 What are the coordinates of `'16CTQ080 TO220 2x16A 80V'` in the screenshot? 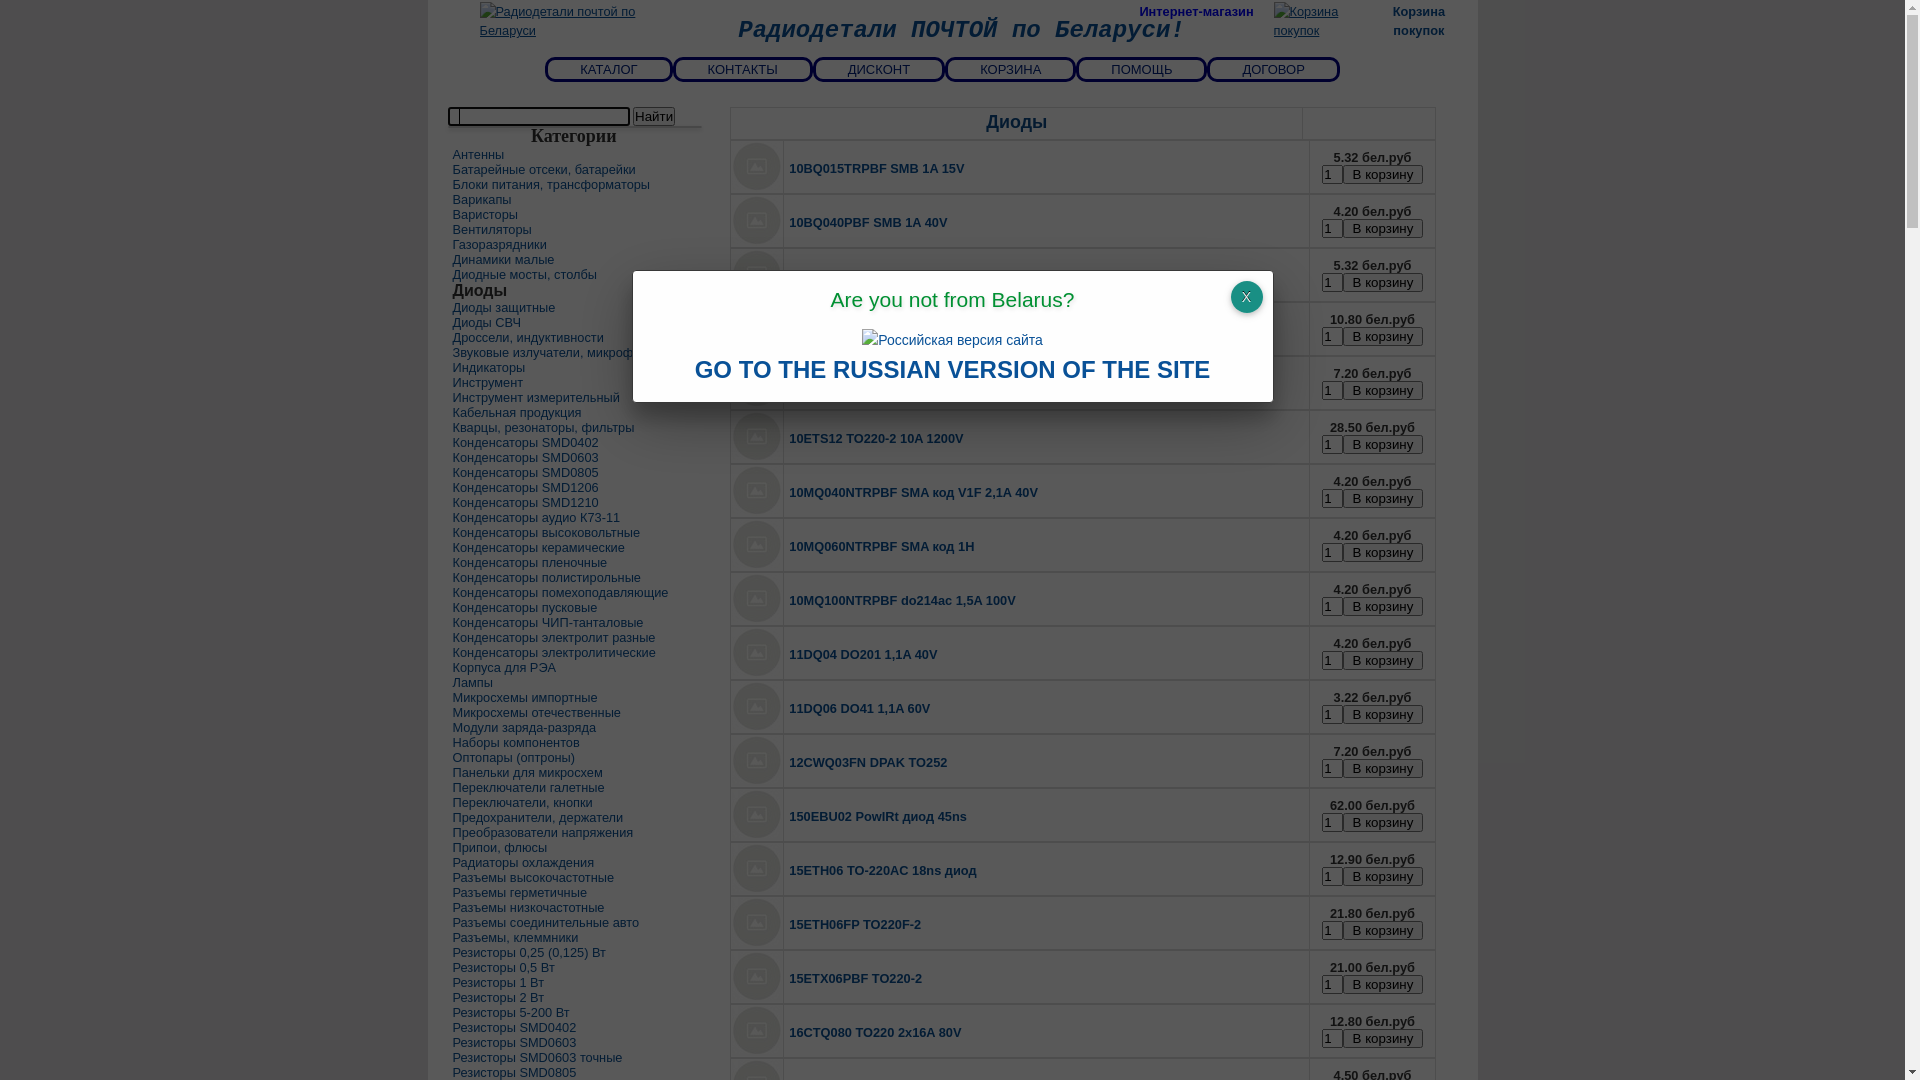 It's located at (874, 1032).